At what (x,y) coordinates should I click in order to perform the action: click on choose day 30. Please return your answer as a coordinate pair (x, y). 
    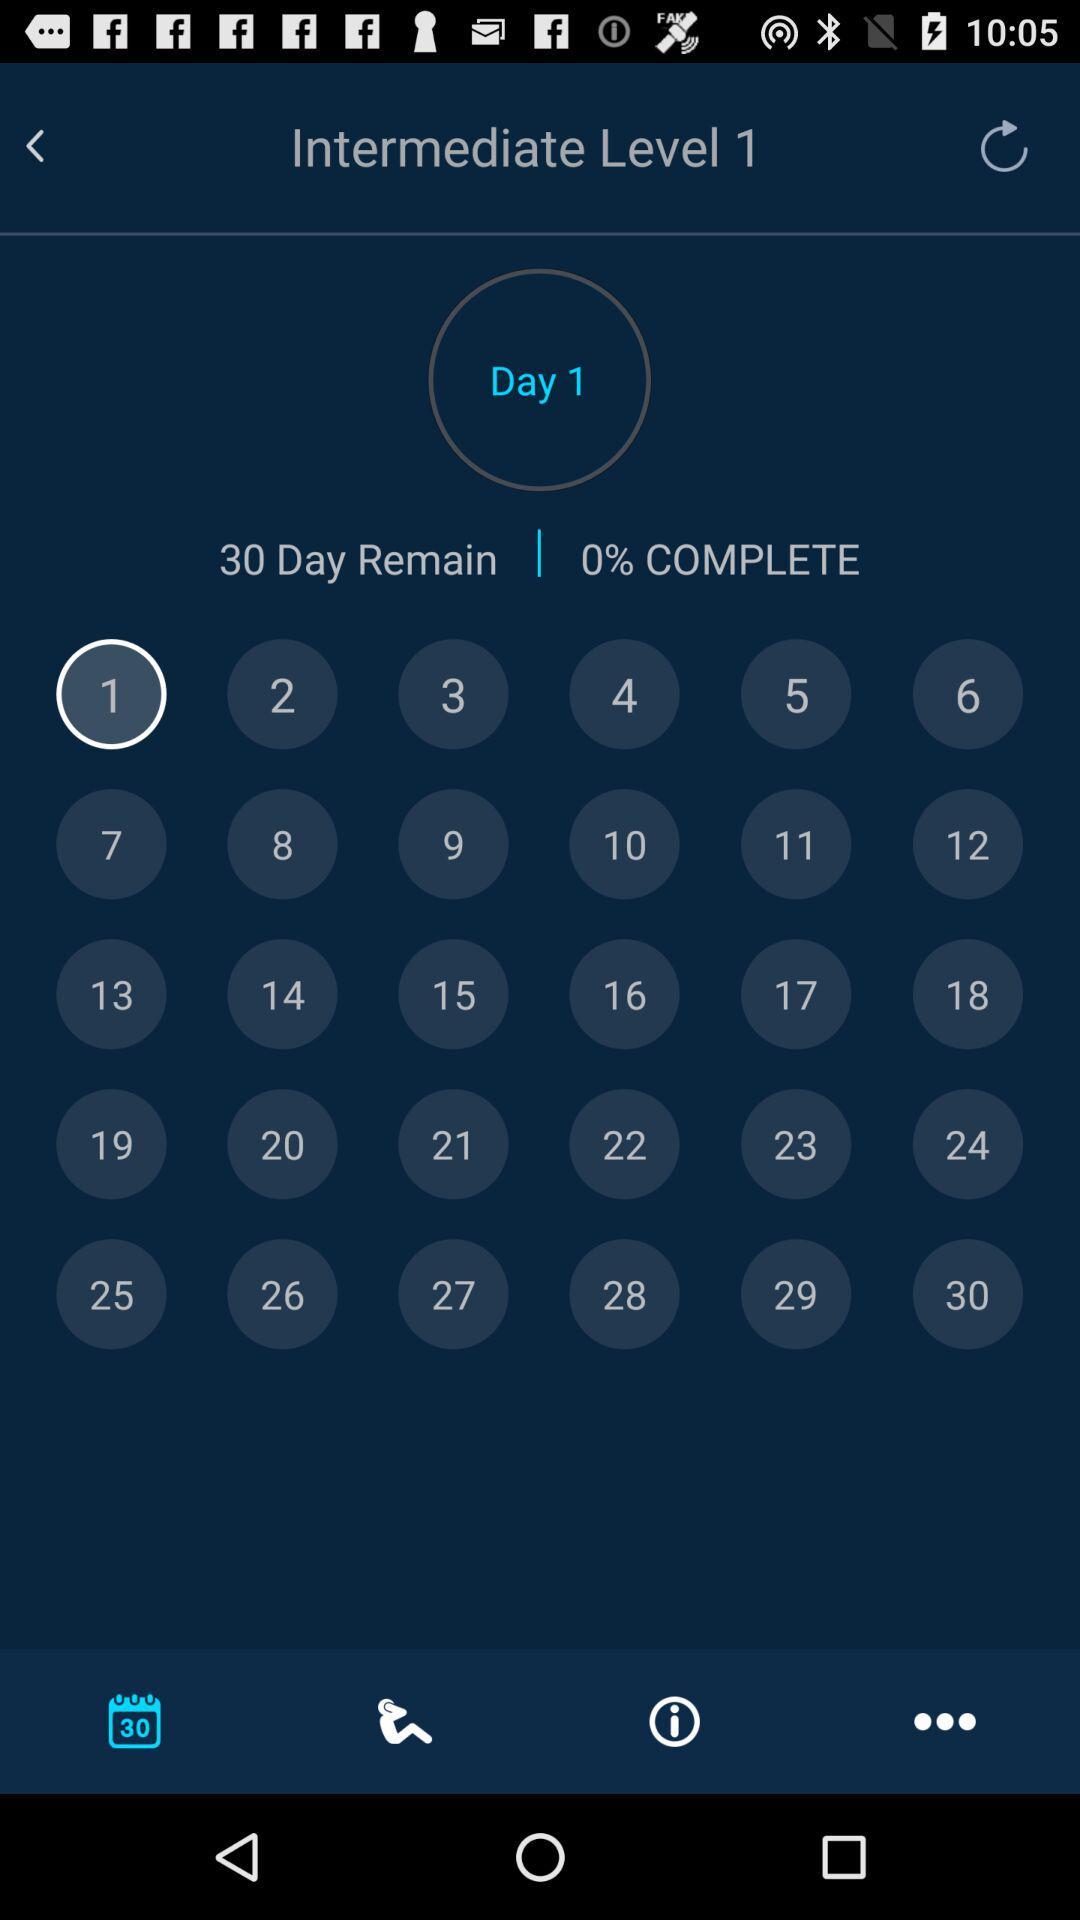
    Looking at the image, I should click on (966, 1294).